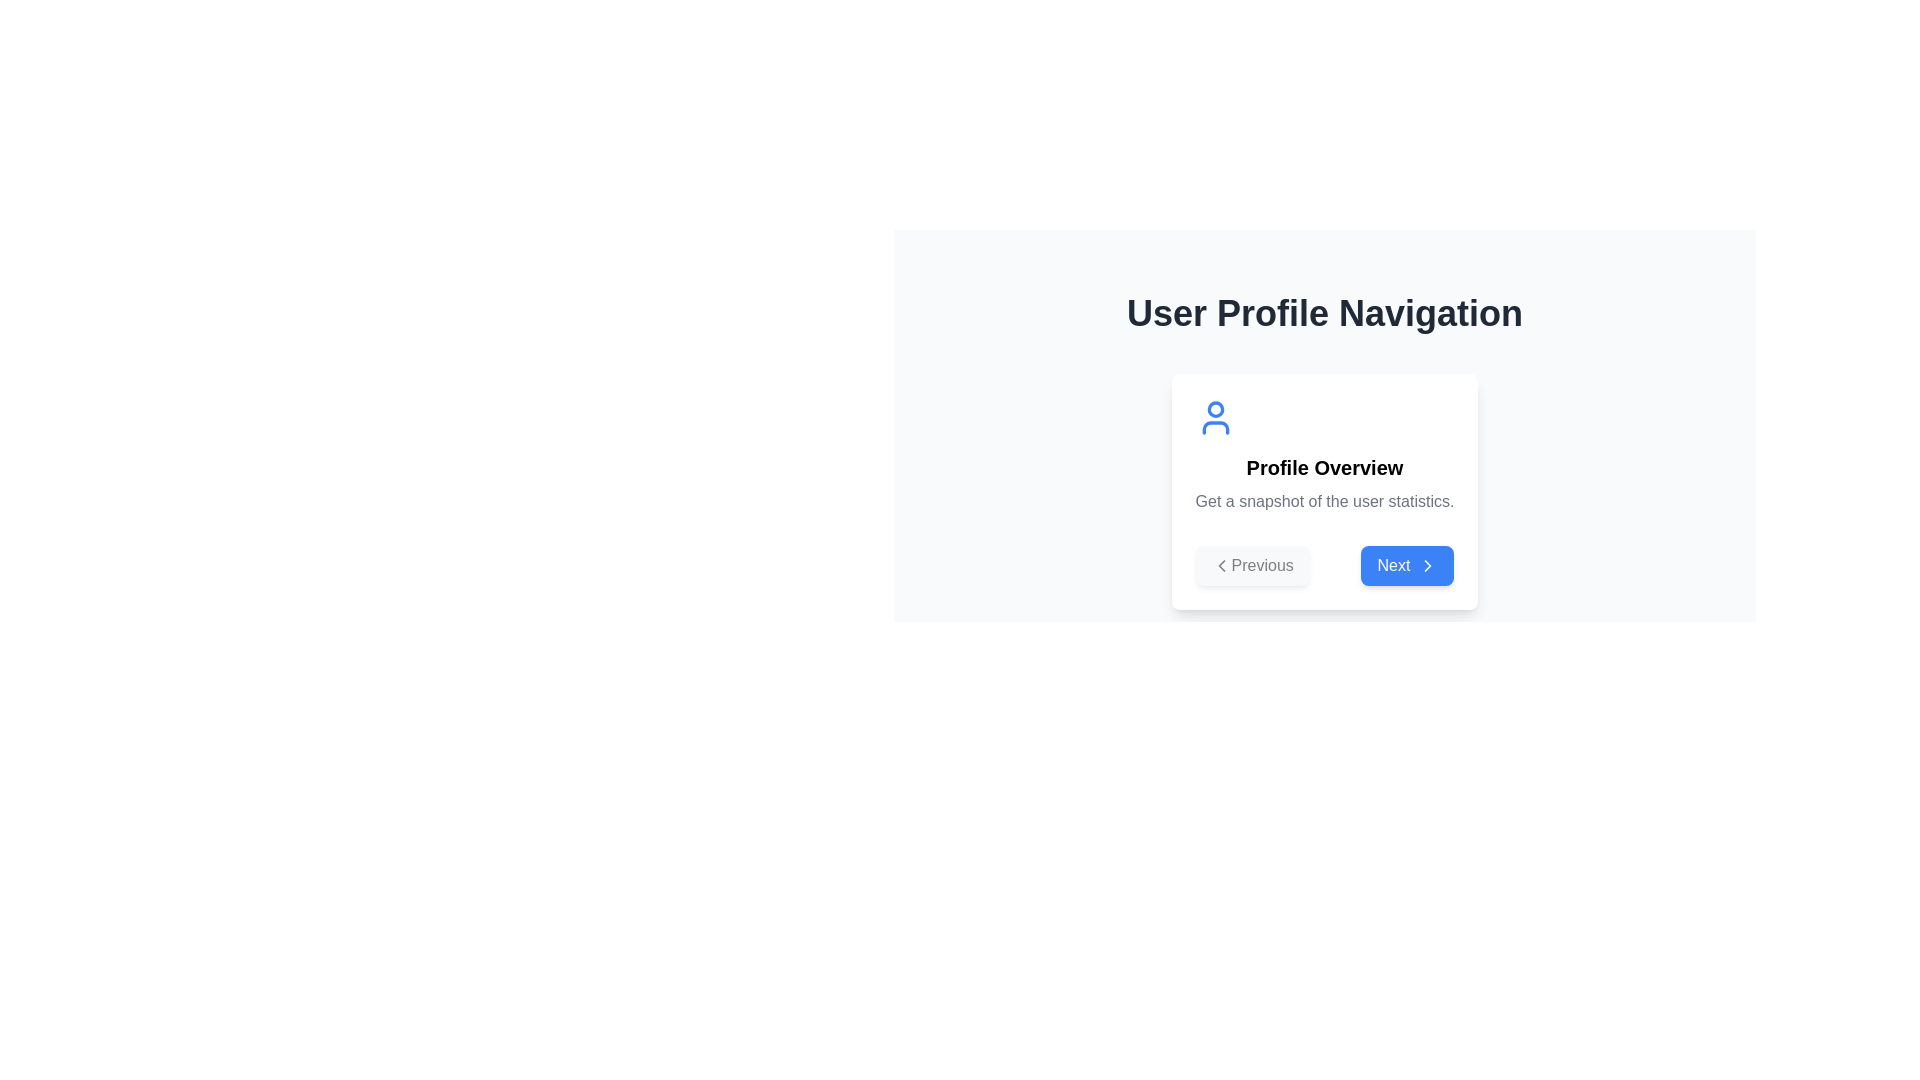  Describe the element at coordinates (1427, 566) in the screenshot. I see `the right-facing chevron icon (SVG) located on the right side of the 'Next' button's text label` at that location.